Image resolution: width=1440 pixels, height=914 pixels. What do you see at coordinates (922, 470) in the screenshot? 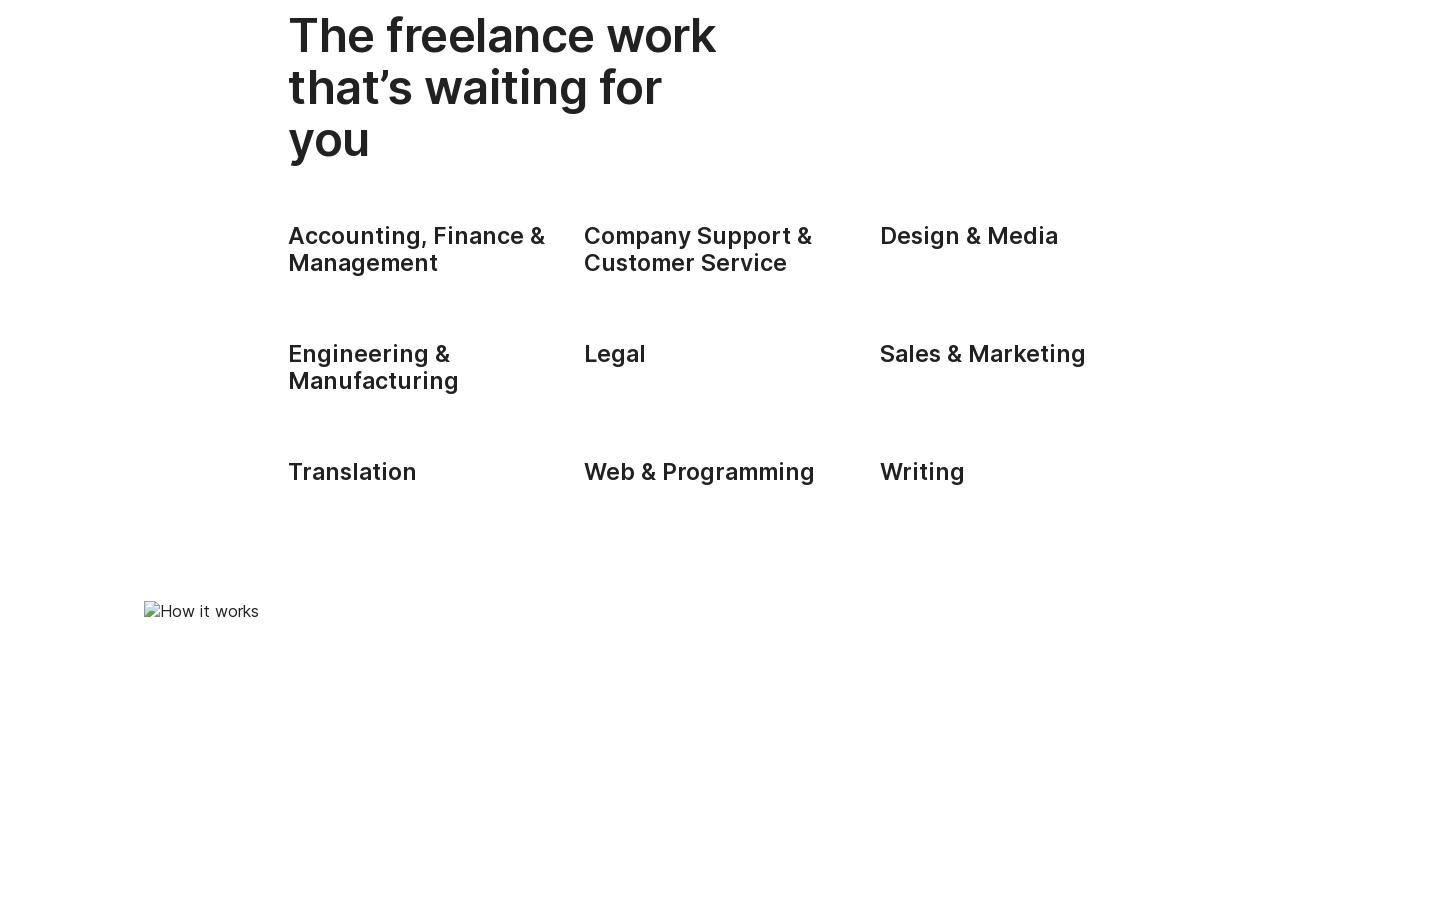
I see `'Writing'` at bounding box center [922, 470].